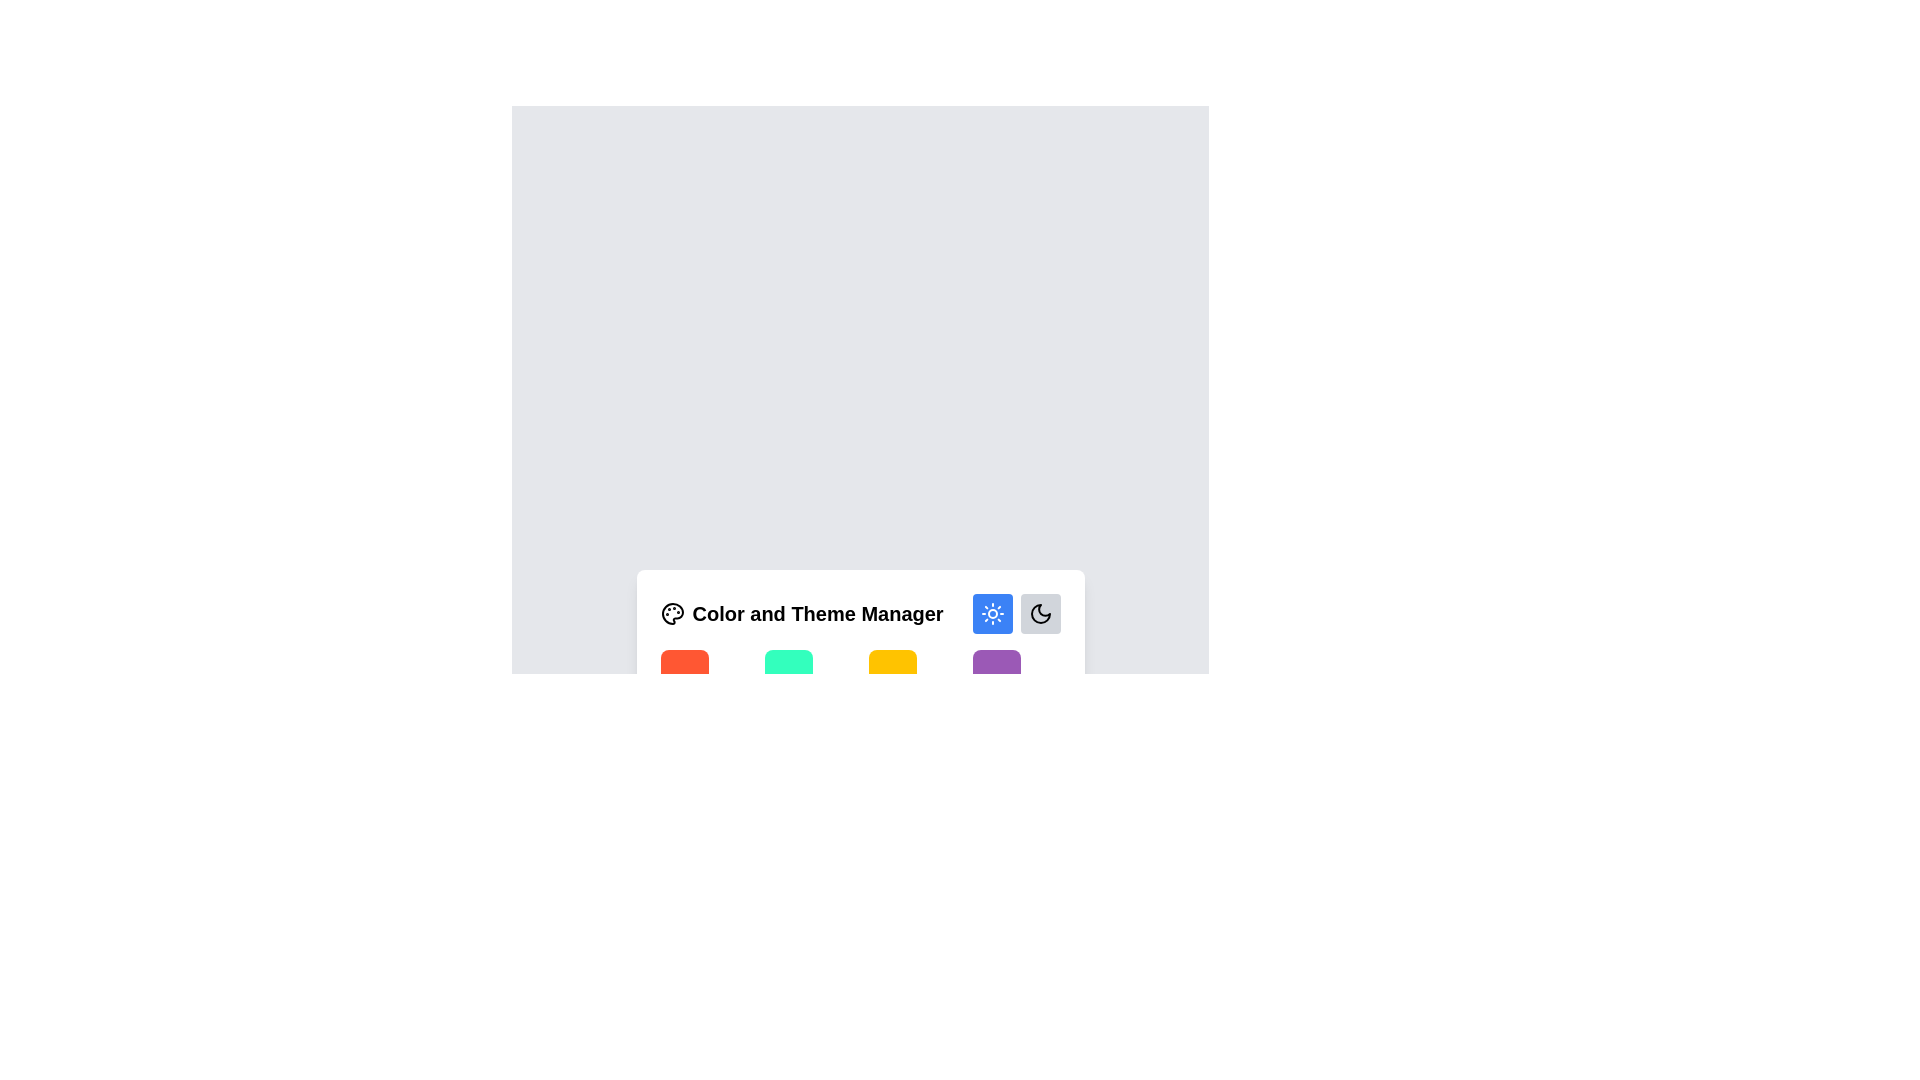  What do you see at coordinates (860, 645) in the screenshot?
I see `the individual buttons within the control panel for managing color themes, which is centered in the viewport and slightly below the vertical center` at bounding box center [860, 645].